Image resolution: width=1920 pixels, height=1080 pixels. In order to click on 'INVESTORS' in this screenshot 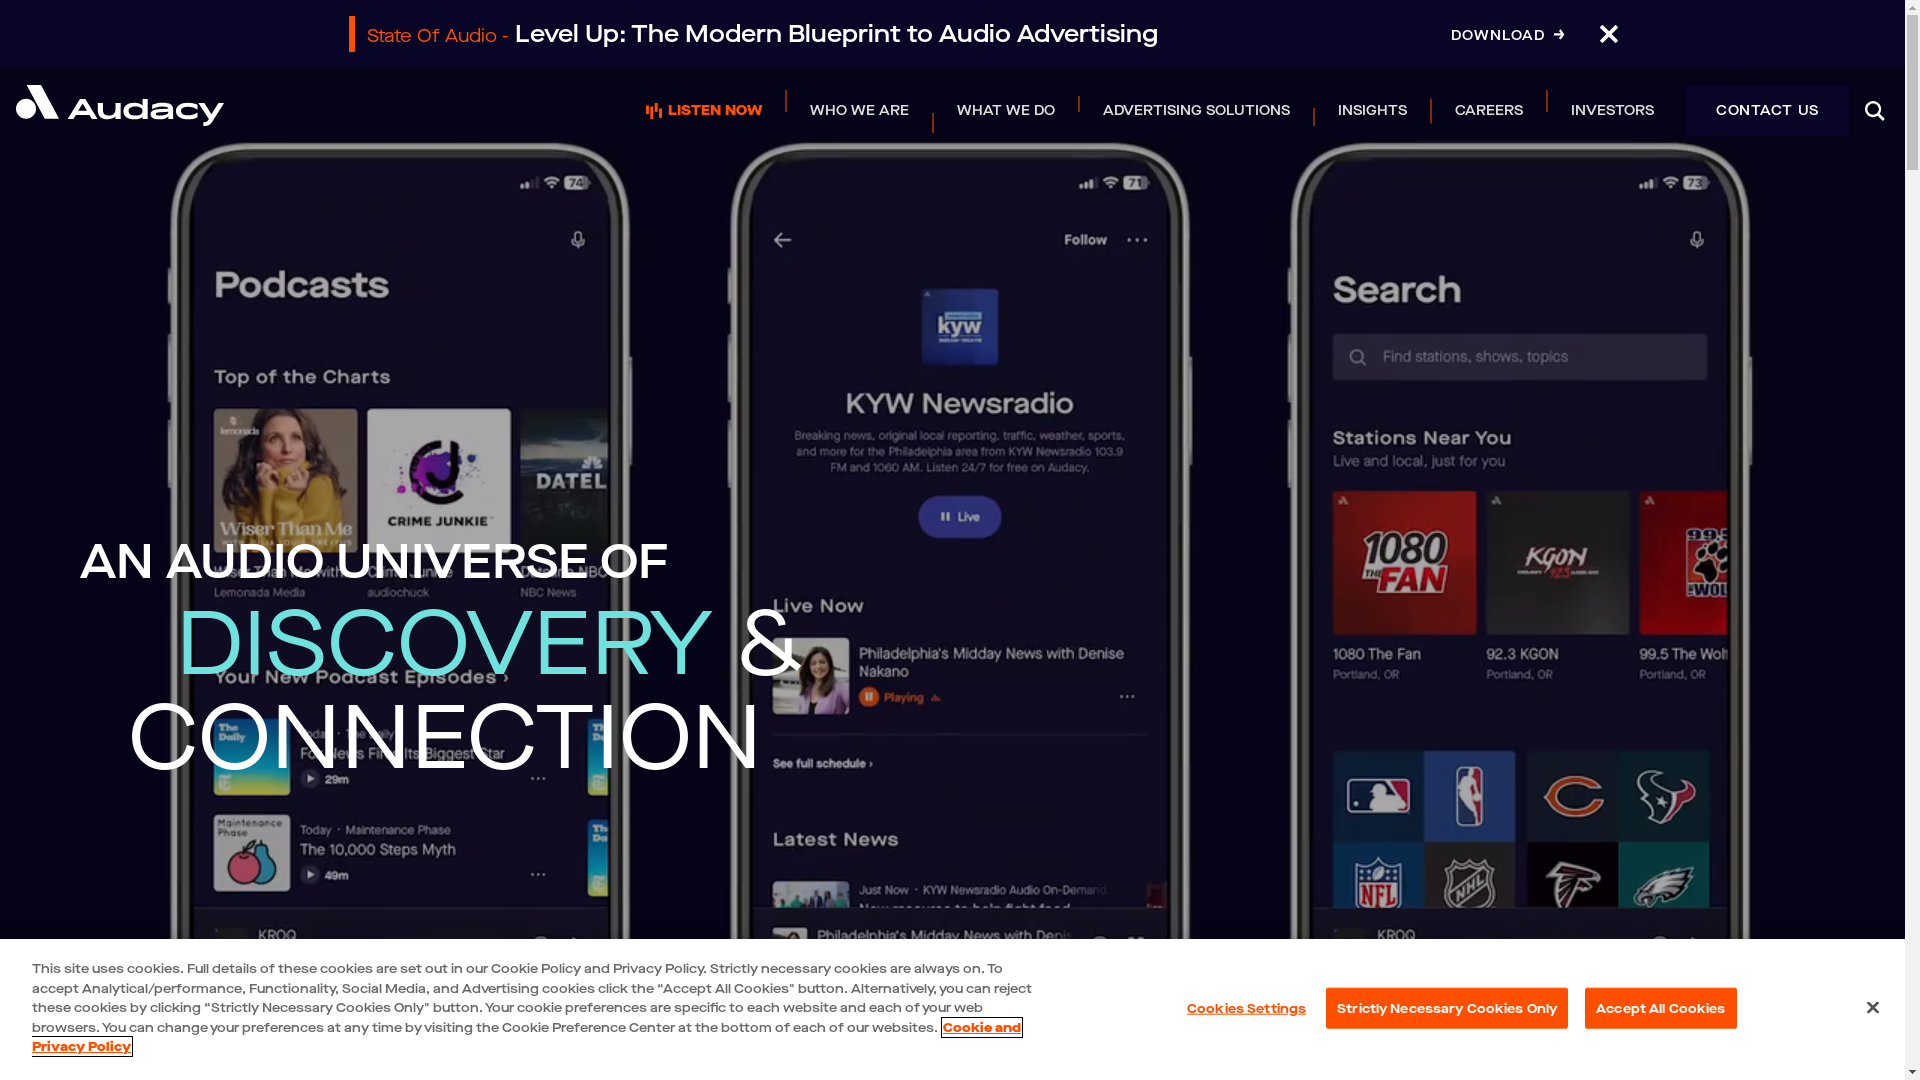, I will do `click(1612, 110)`.